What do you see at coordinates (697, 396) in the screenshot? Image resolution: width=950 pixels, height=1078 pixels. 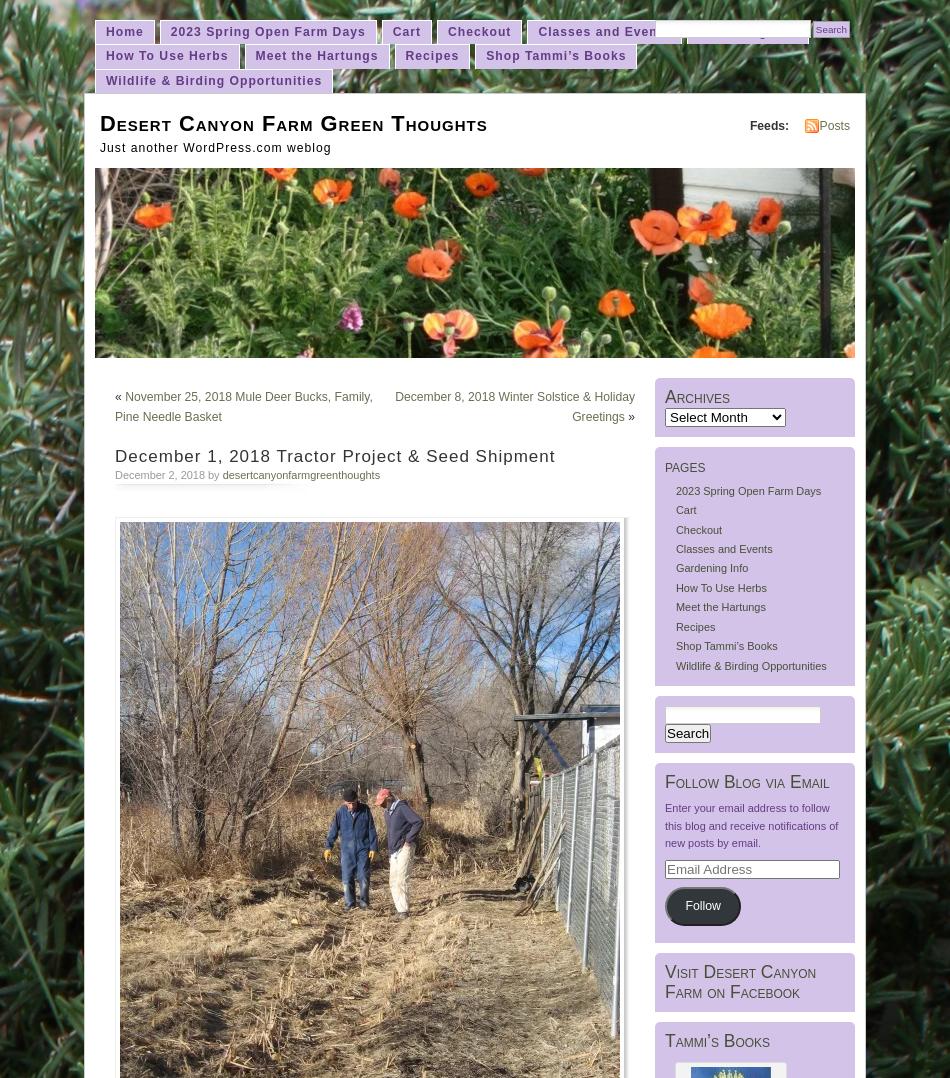 I see `'Archives'` at bounding box center [697, 396].